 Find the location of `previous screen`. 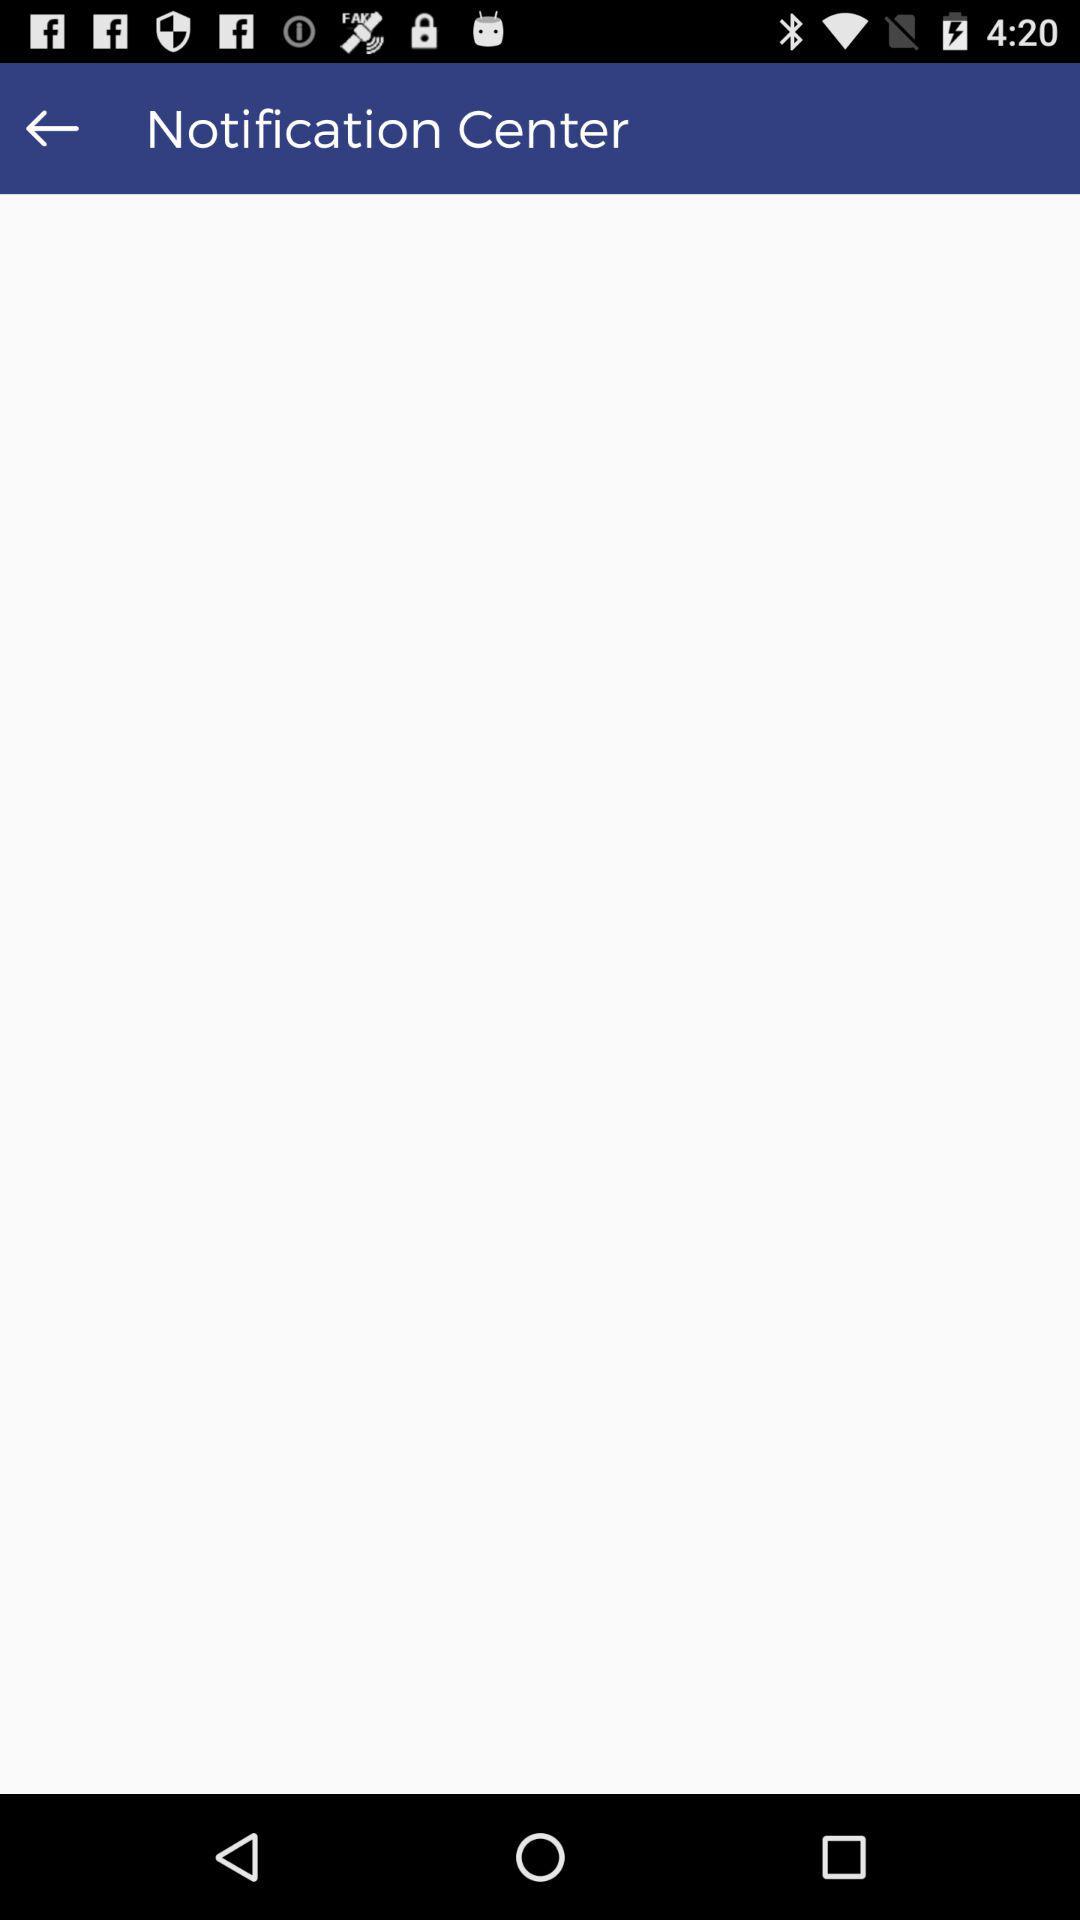

previous screen is located at coordinates (51, 127).